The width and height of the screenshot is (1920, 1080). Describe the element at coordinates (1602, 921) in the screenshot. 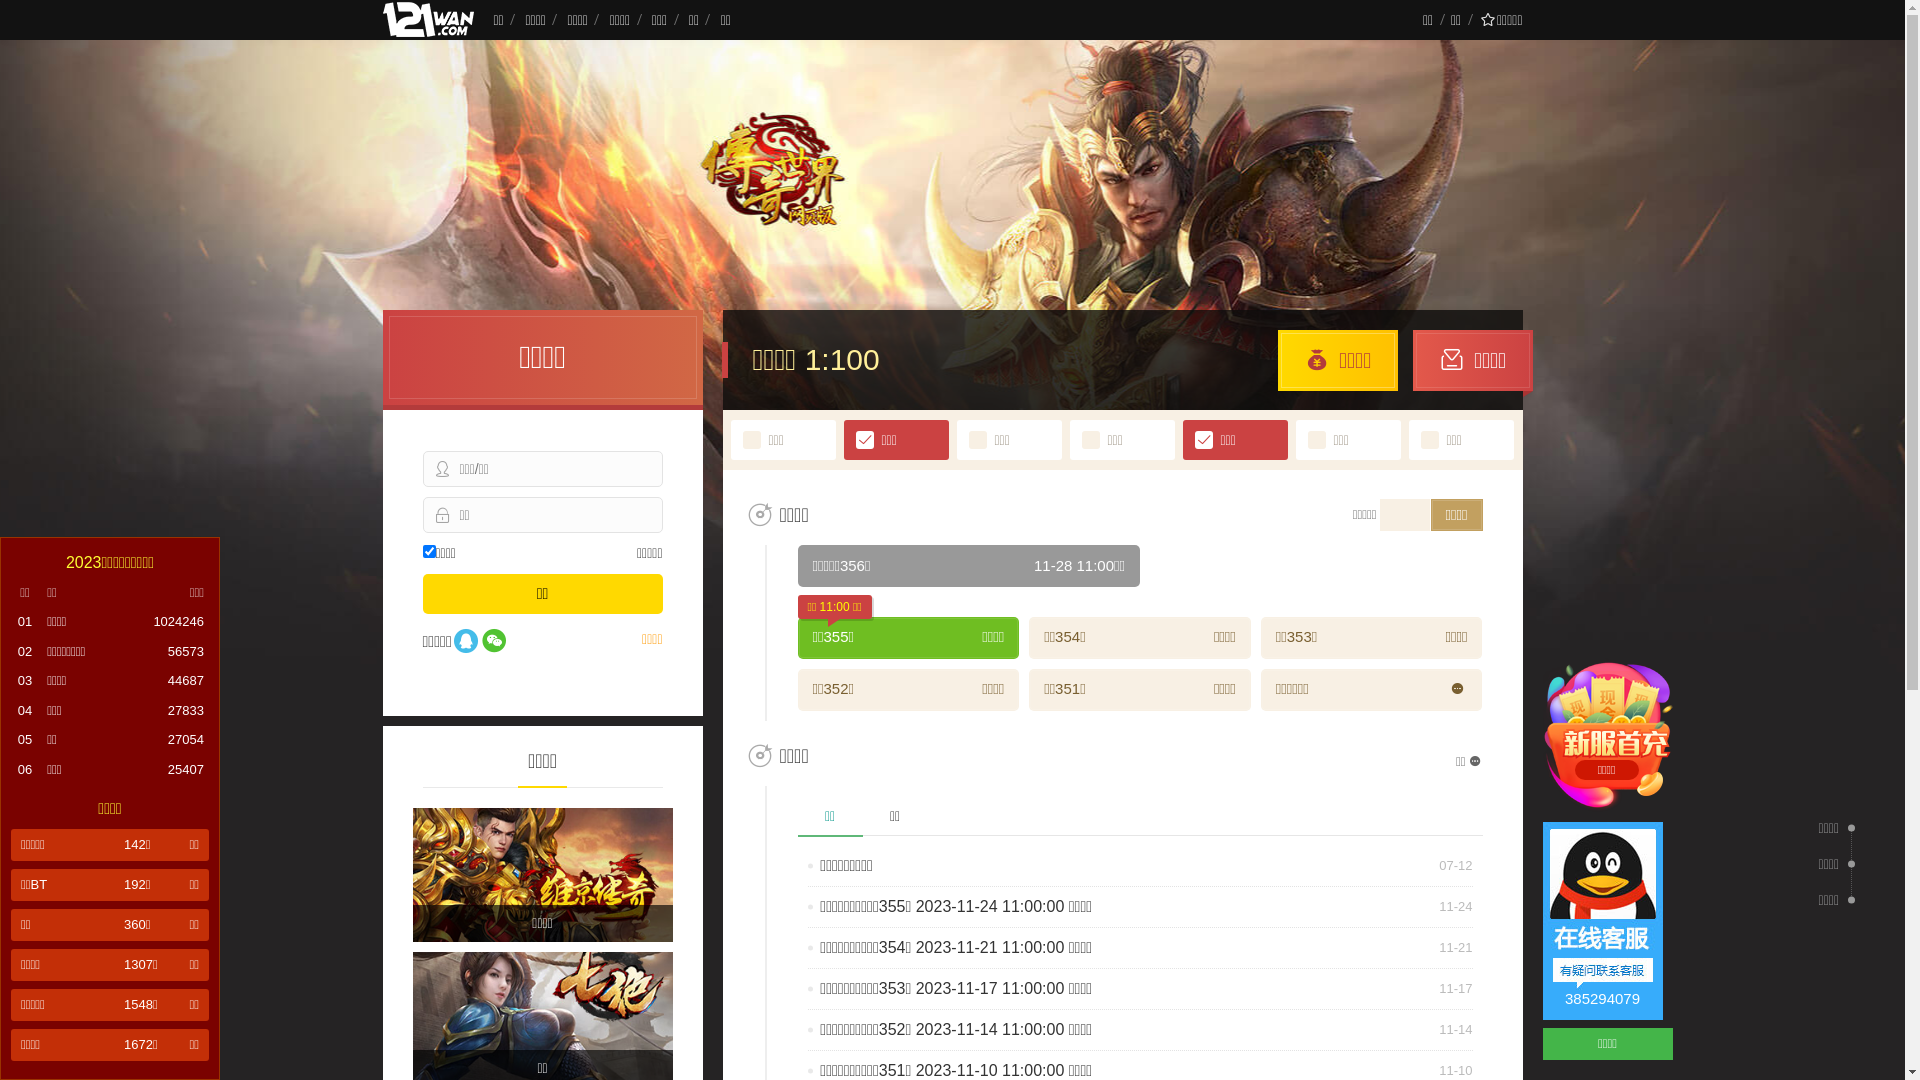

I see `'385294079'` at that location.